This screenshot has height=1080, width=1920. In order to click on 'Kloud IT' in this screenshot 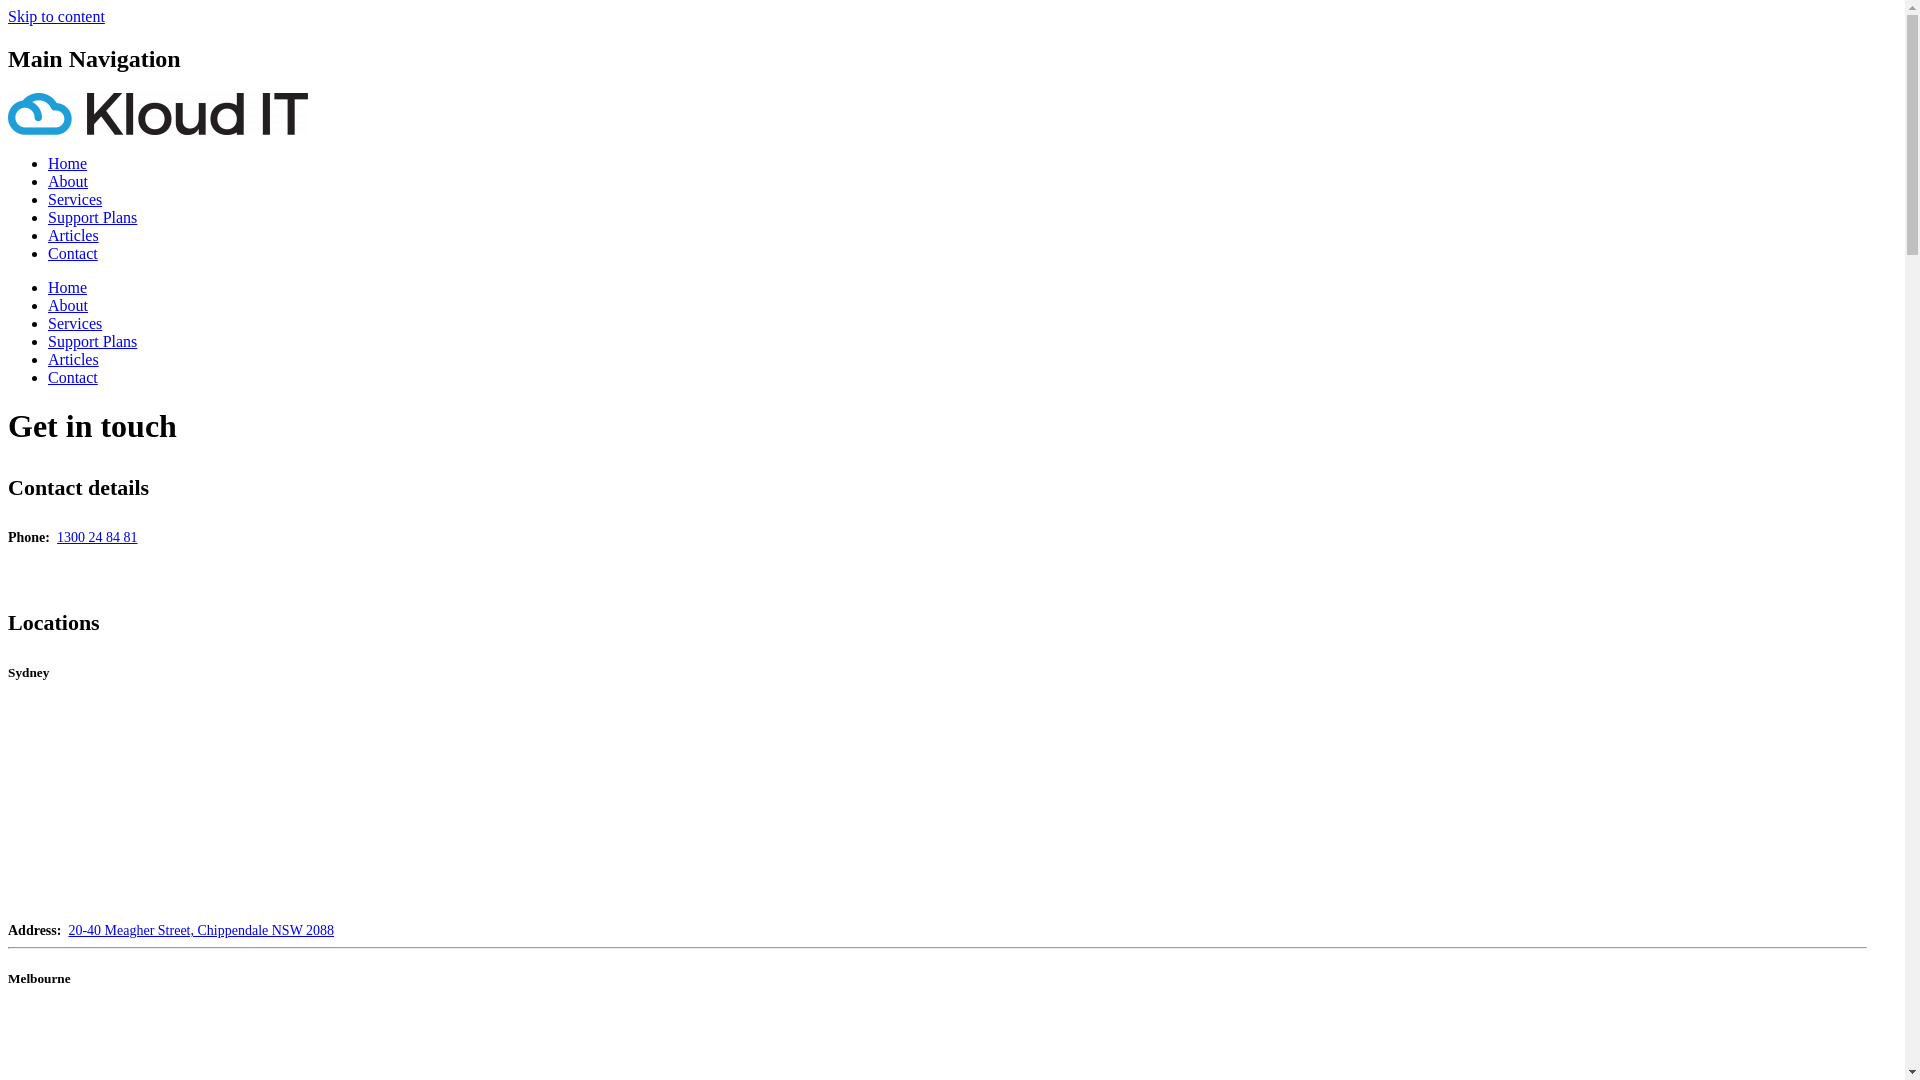, I will do `click(157, 129)`.